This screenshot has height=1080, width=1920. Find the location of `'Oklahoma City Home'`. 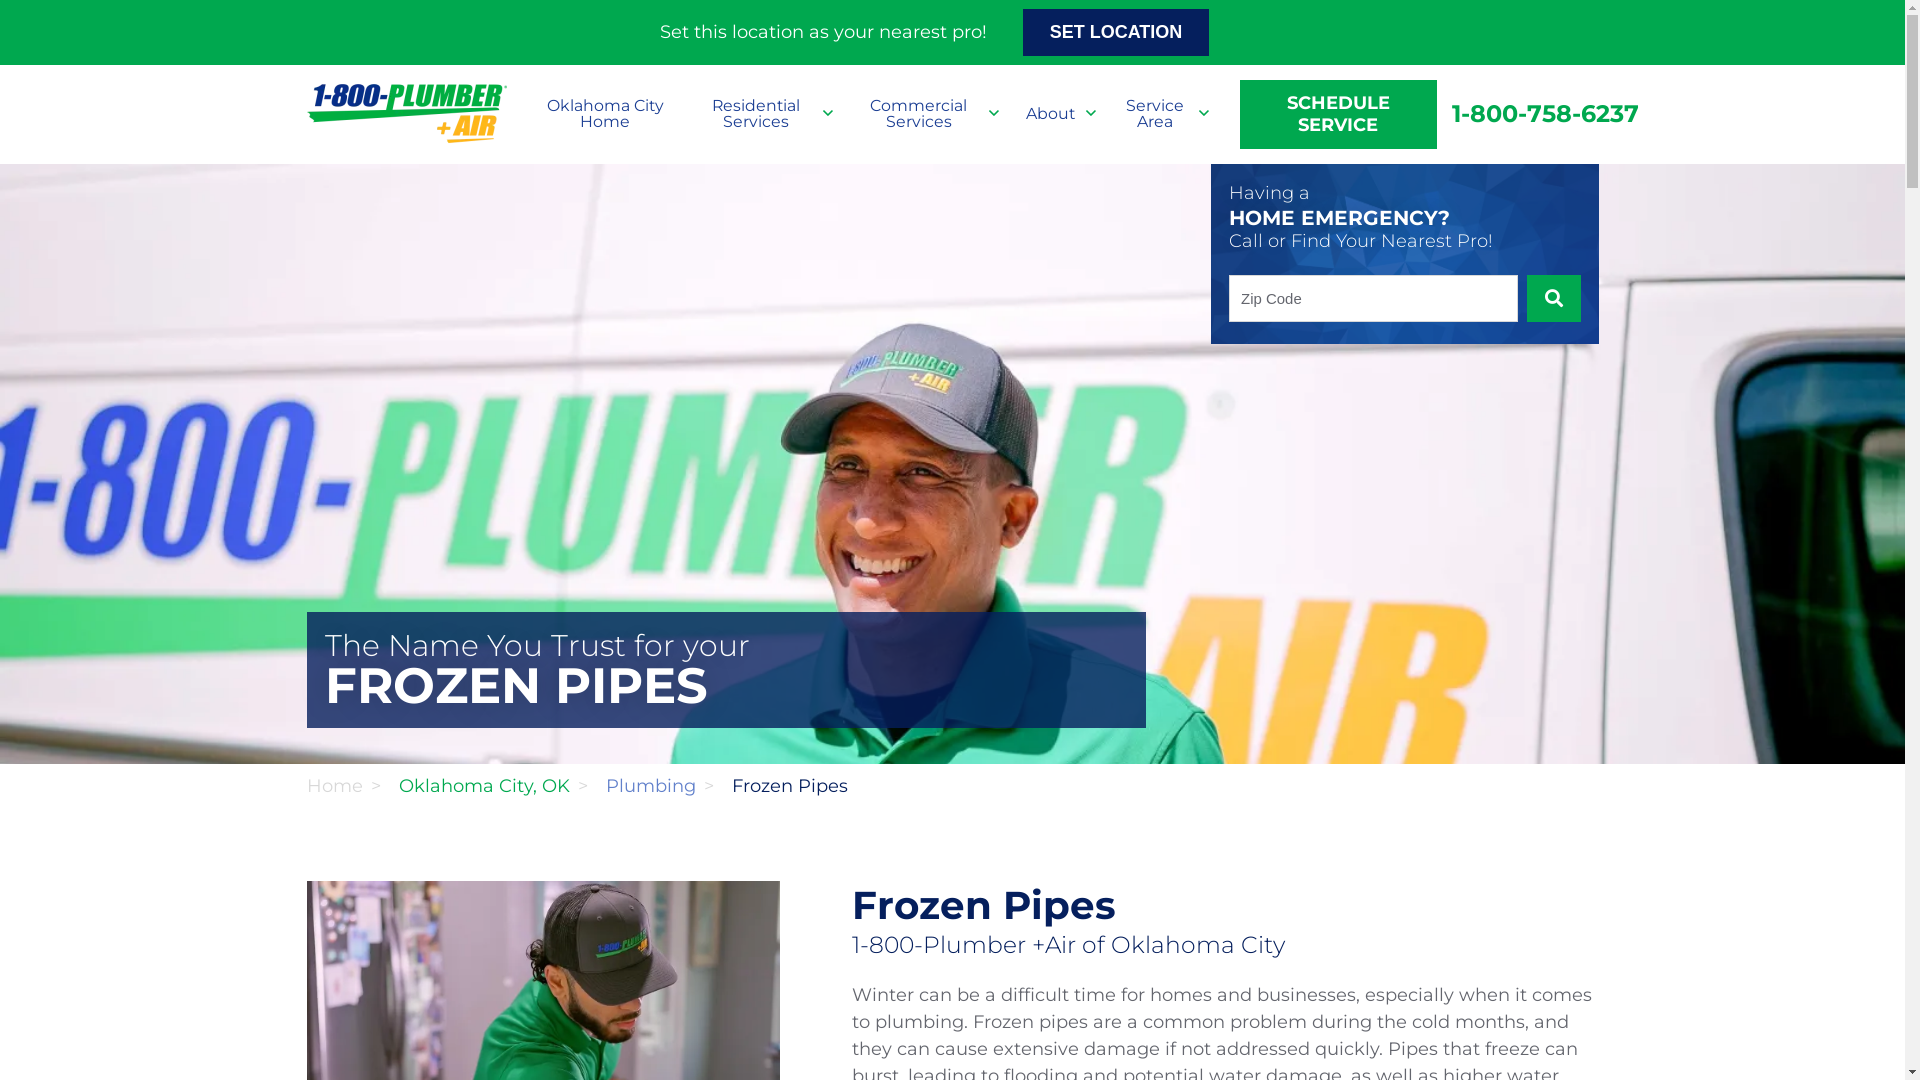

'Oklahoma City Home' is located at coordinates (604, 114).